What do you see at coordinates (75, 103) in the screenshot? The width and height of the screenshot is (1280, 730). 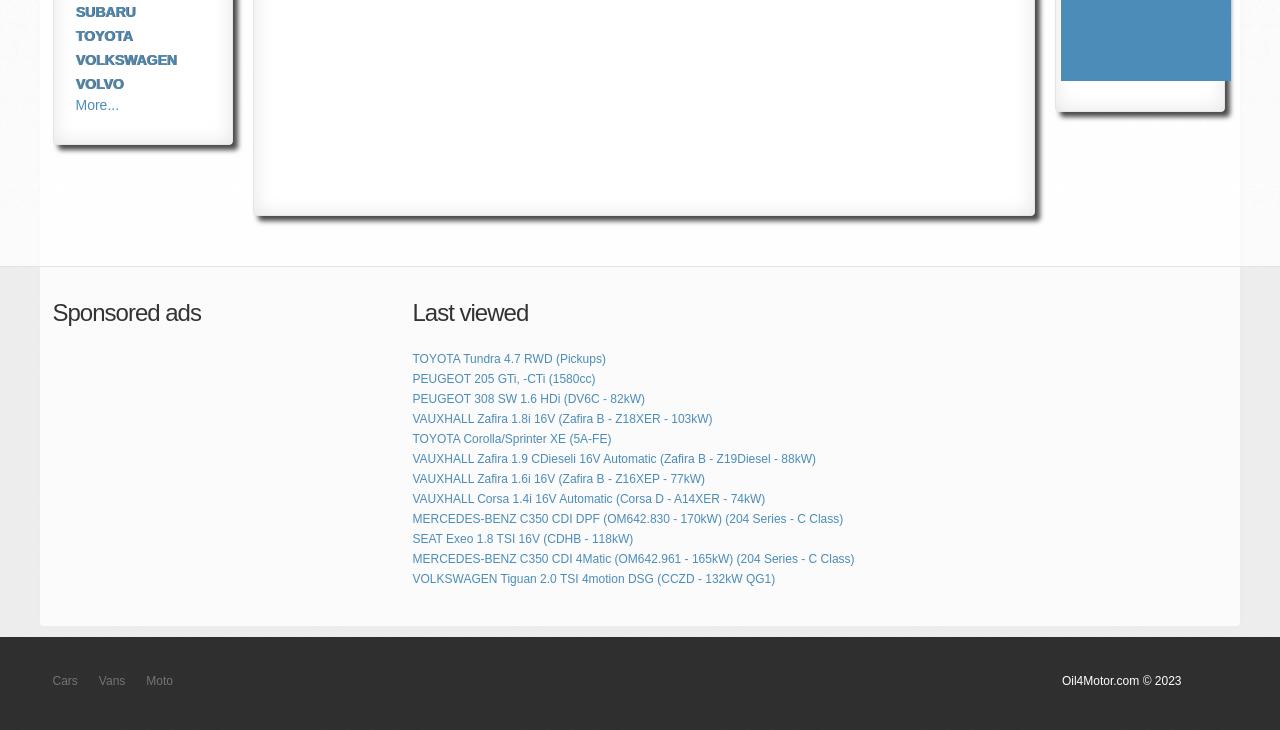 I see `'More...'` at bounding box center [75, 103].